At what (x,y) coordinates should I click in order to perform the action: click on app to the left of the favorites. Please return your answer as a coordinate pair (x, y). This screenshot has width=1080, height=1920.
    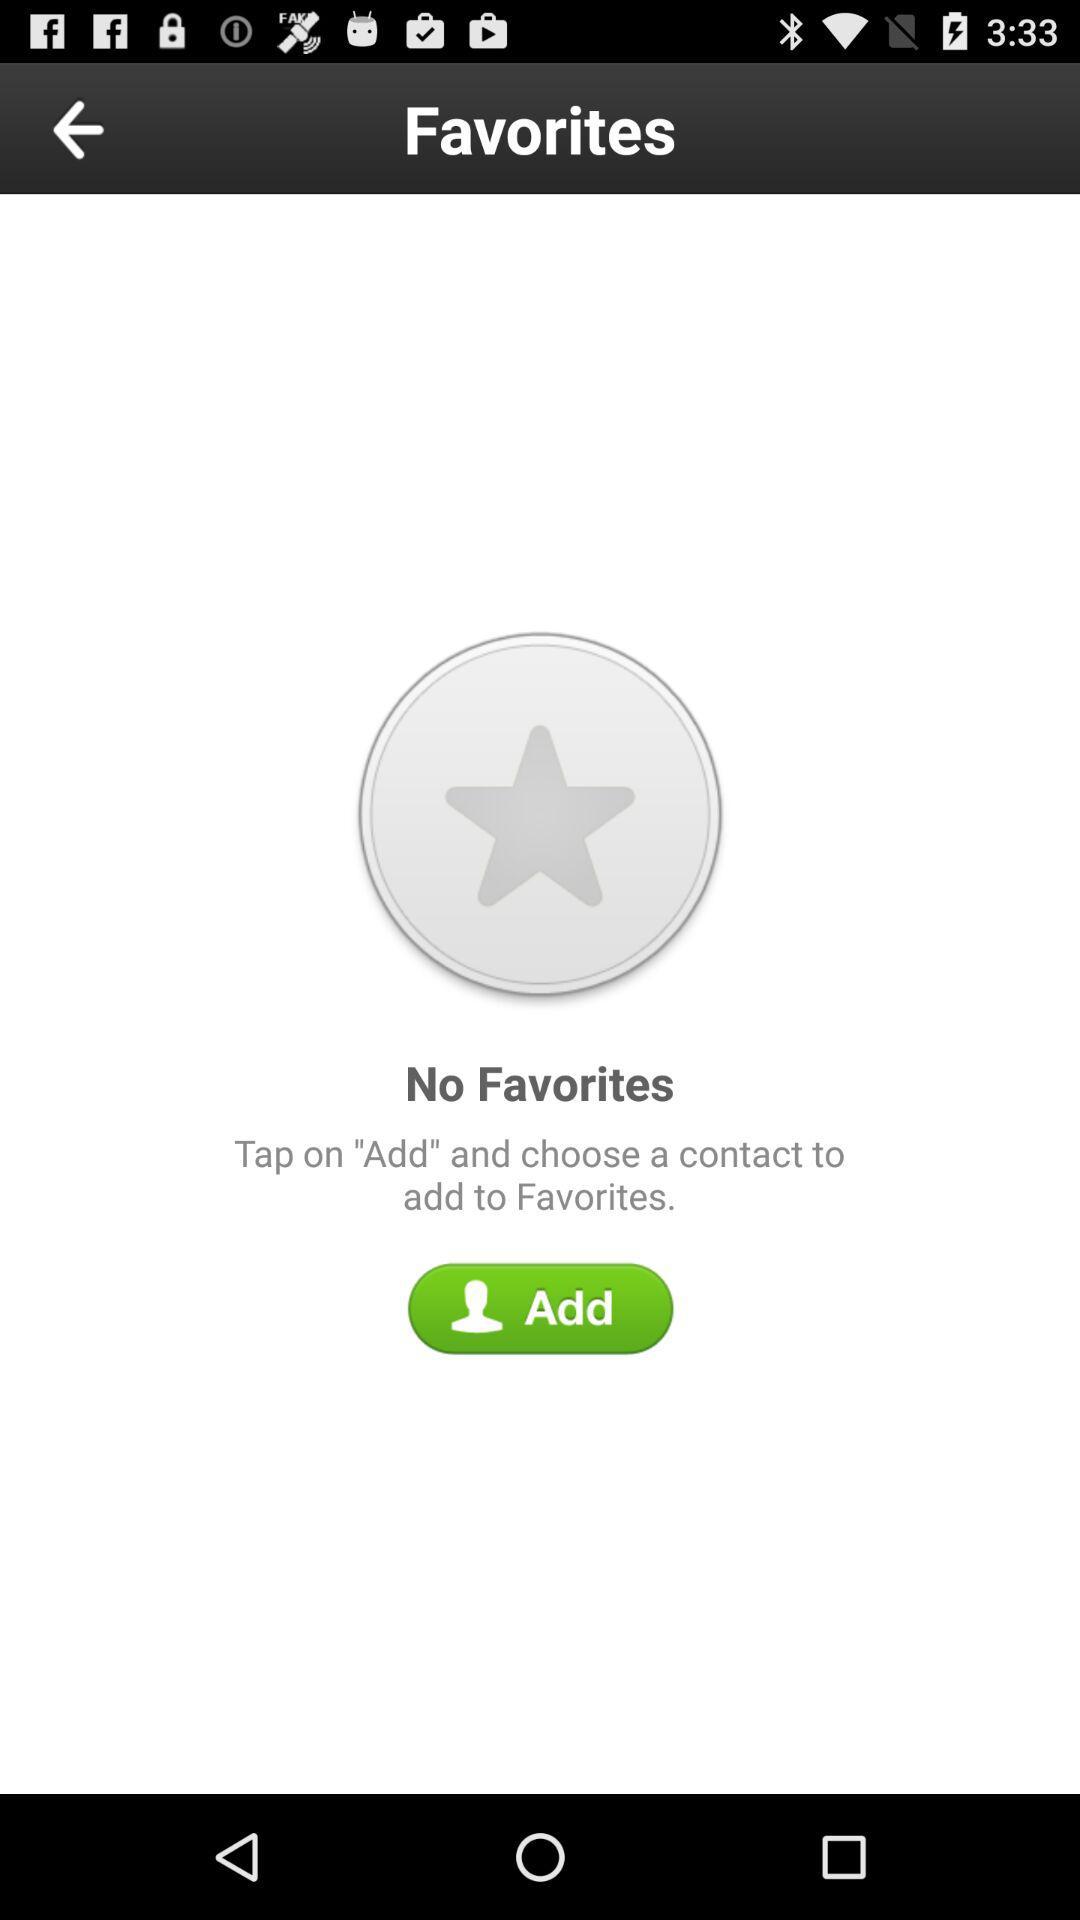
    Looking at the image, I should click on (124, 127).